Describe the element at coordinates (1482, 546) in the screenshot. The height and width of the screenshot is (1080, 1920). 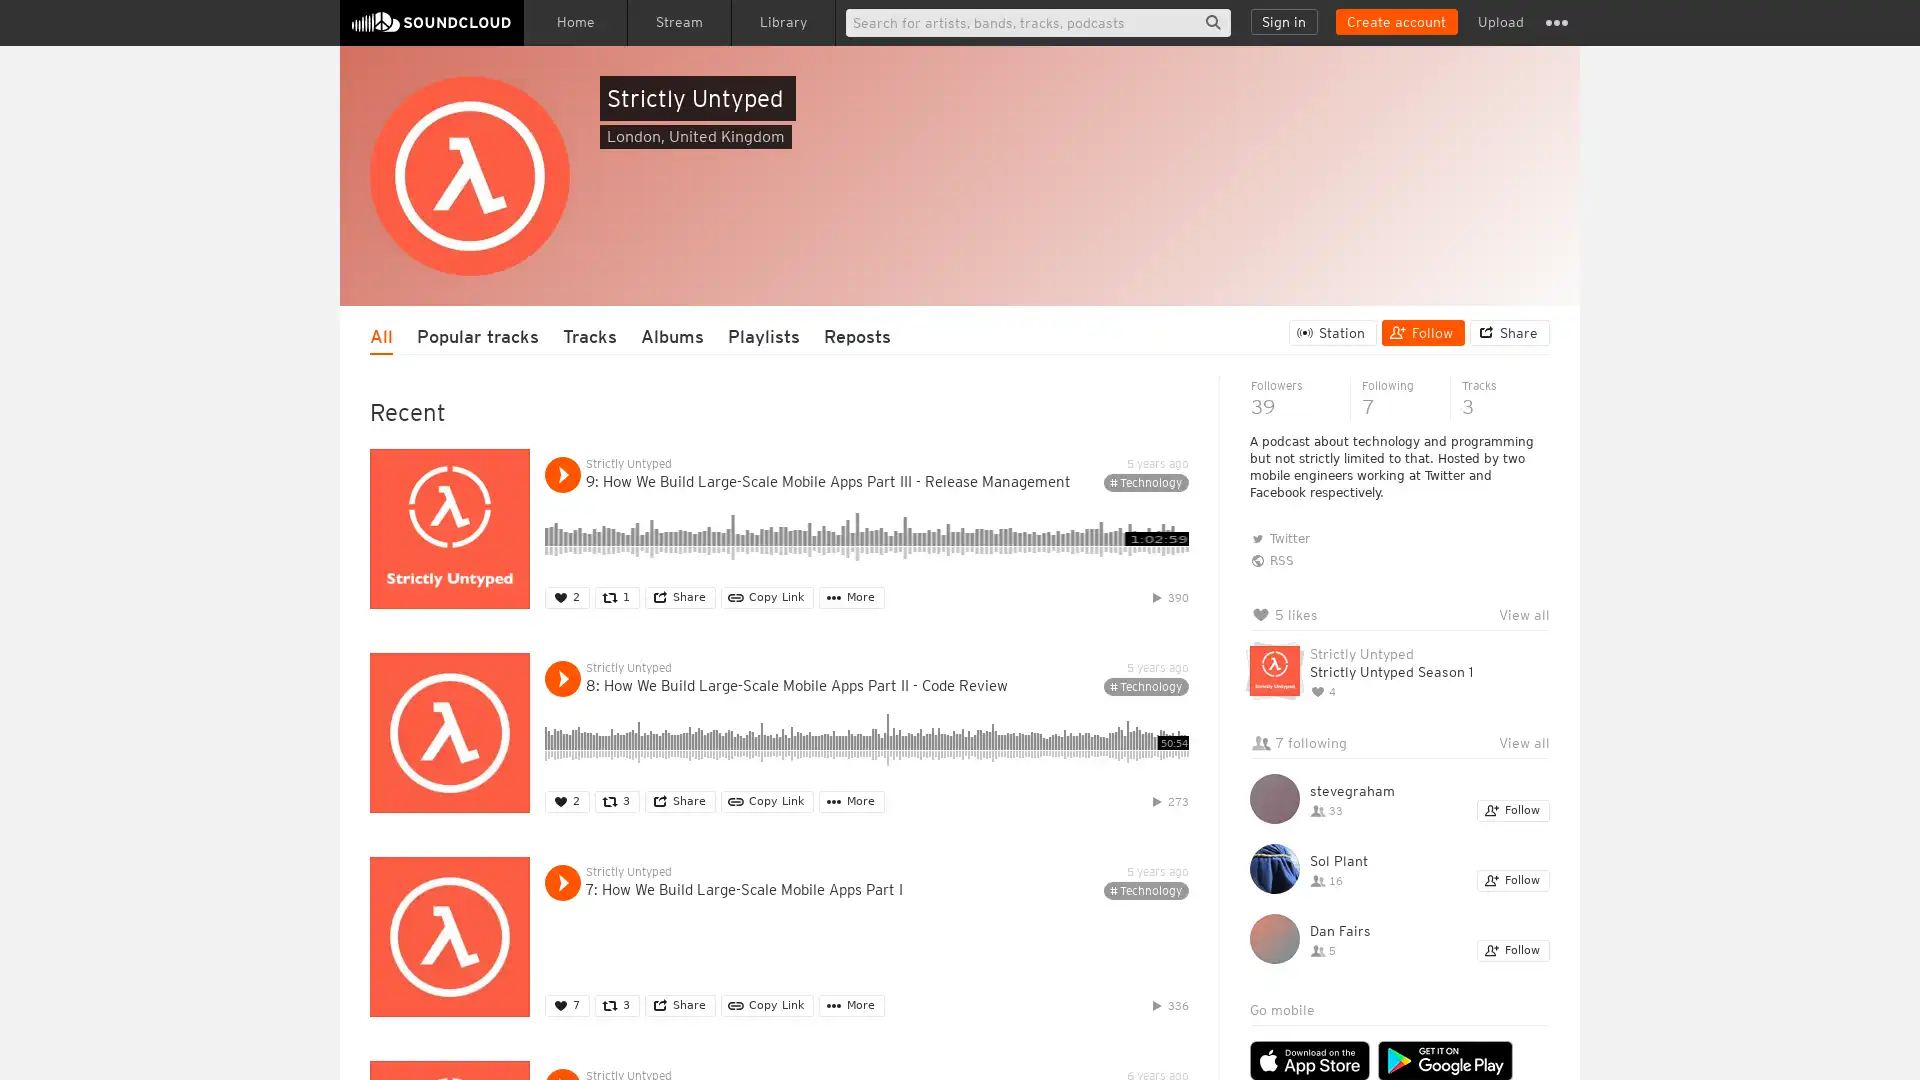
I see `Clear` at that location.